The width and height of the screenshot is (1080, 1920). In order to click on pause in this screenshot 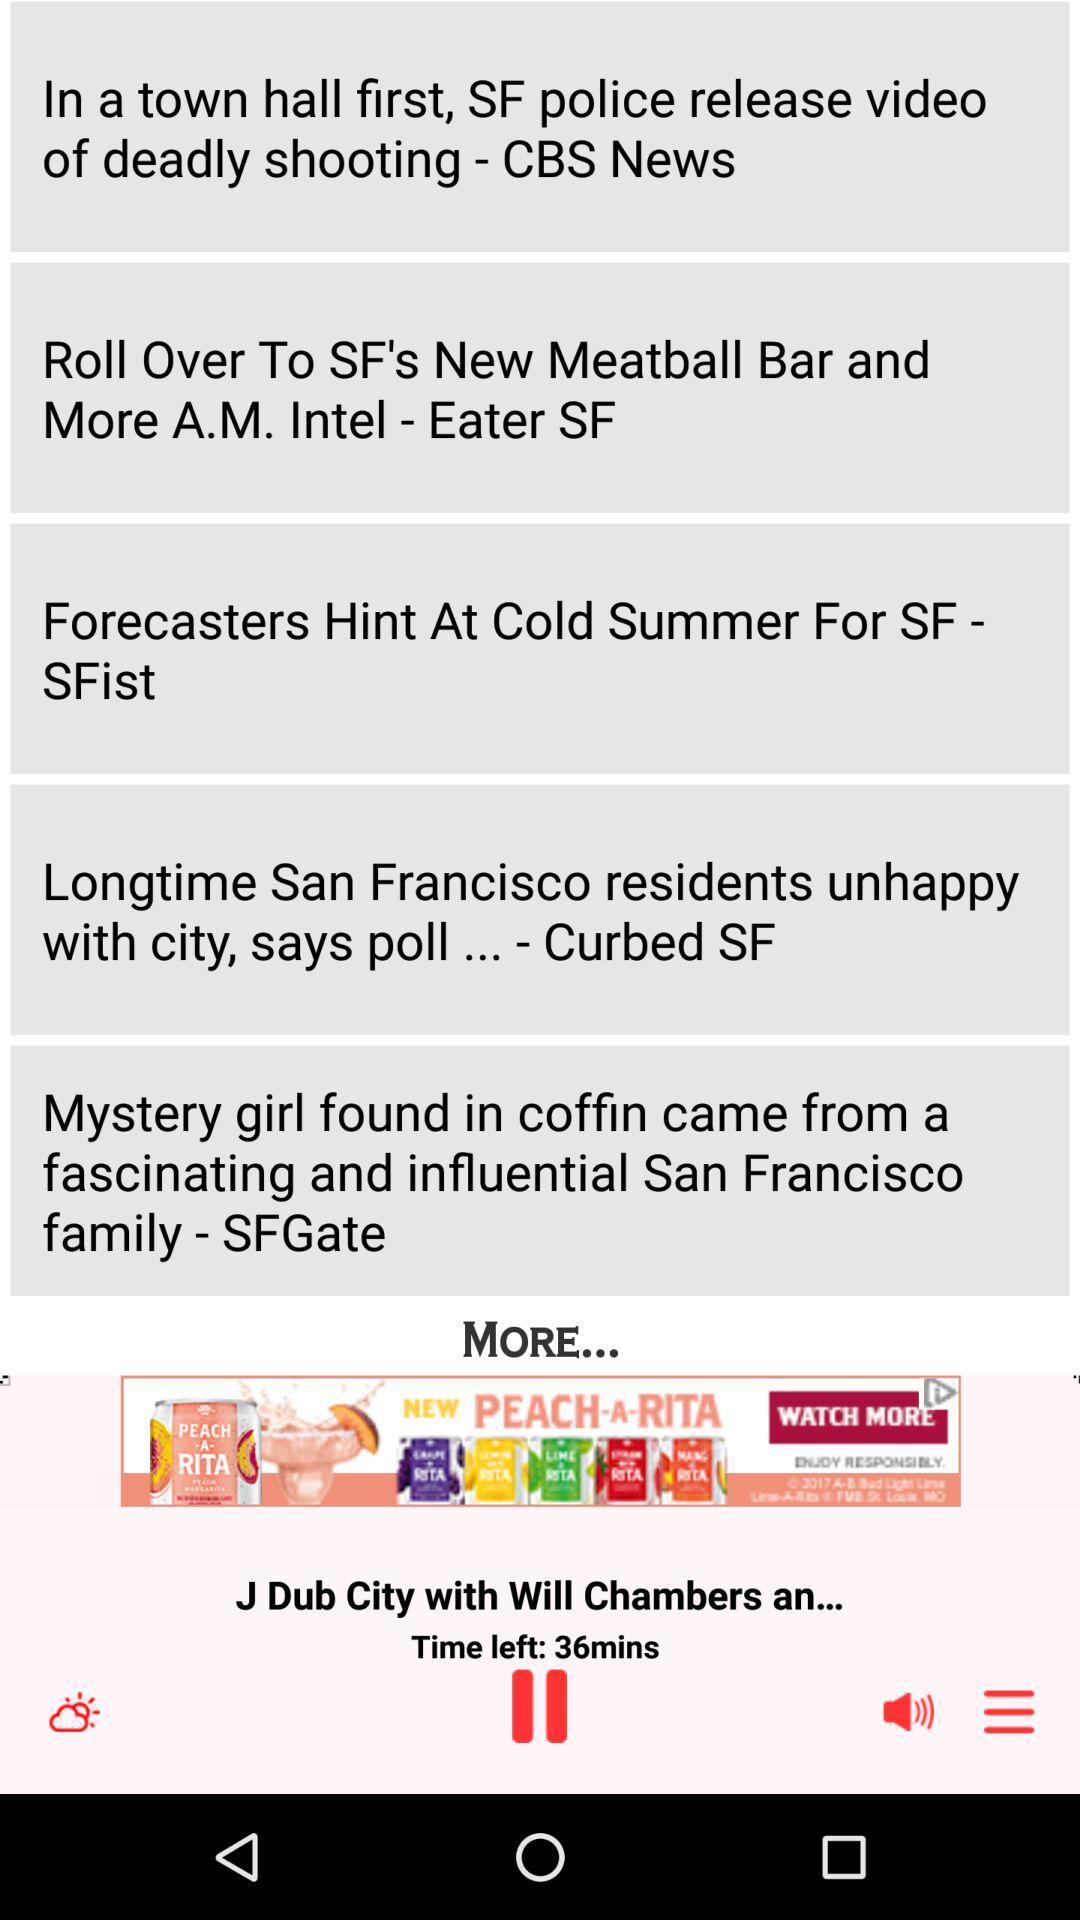, I will do `click(538, 1705)`.